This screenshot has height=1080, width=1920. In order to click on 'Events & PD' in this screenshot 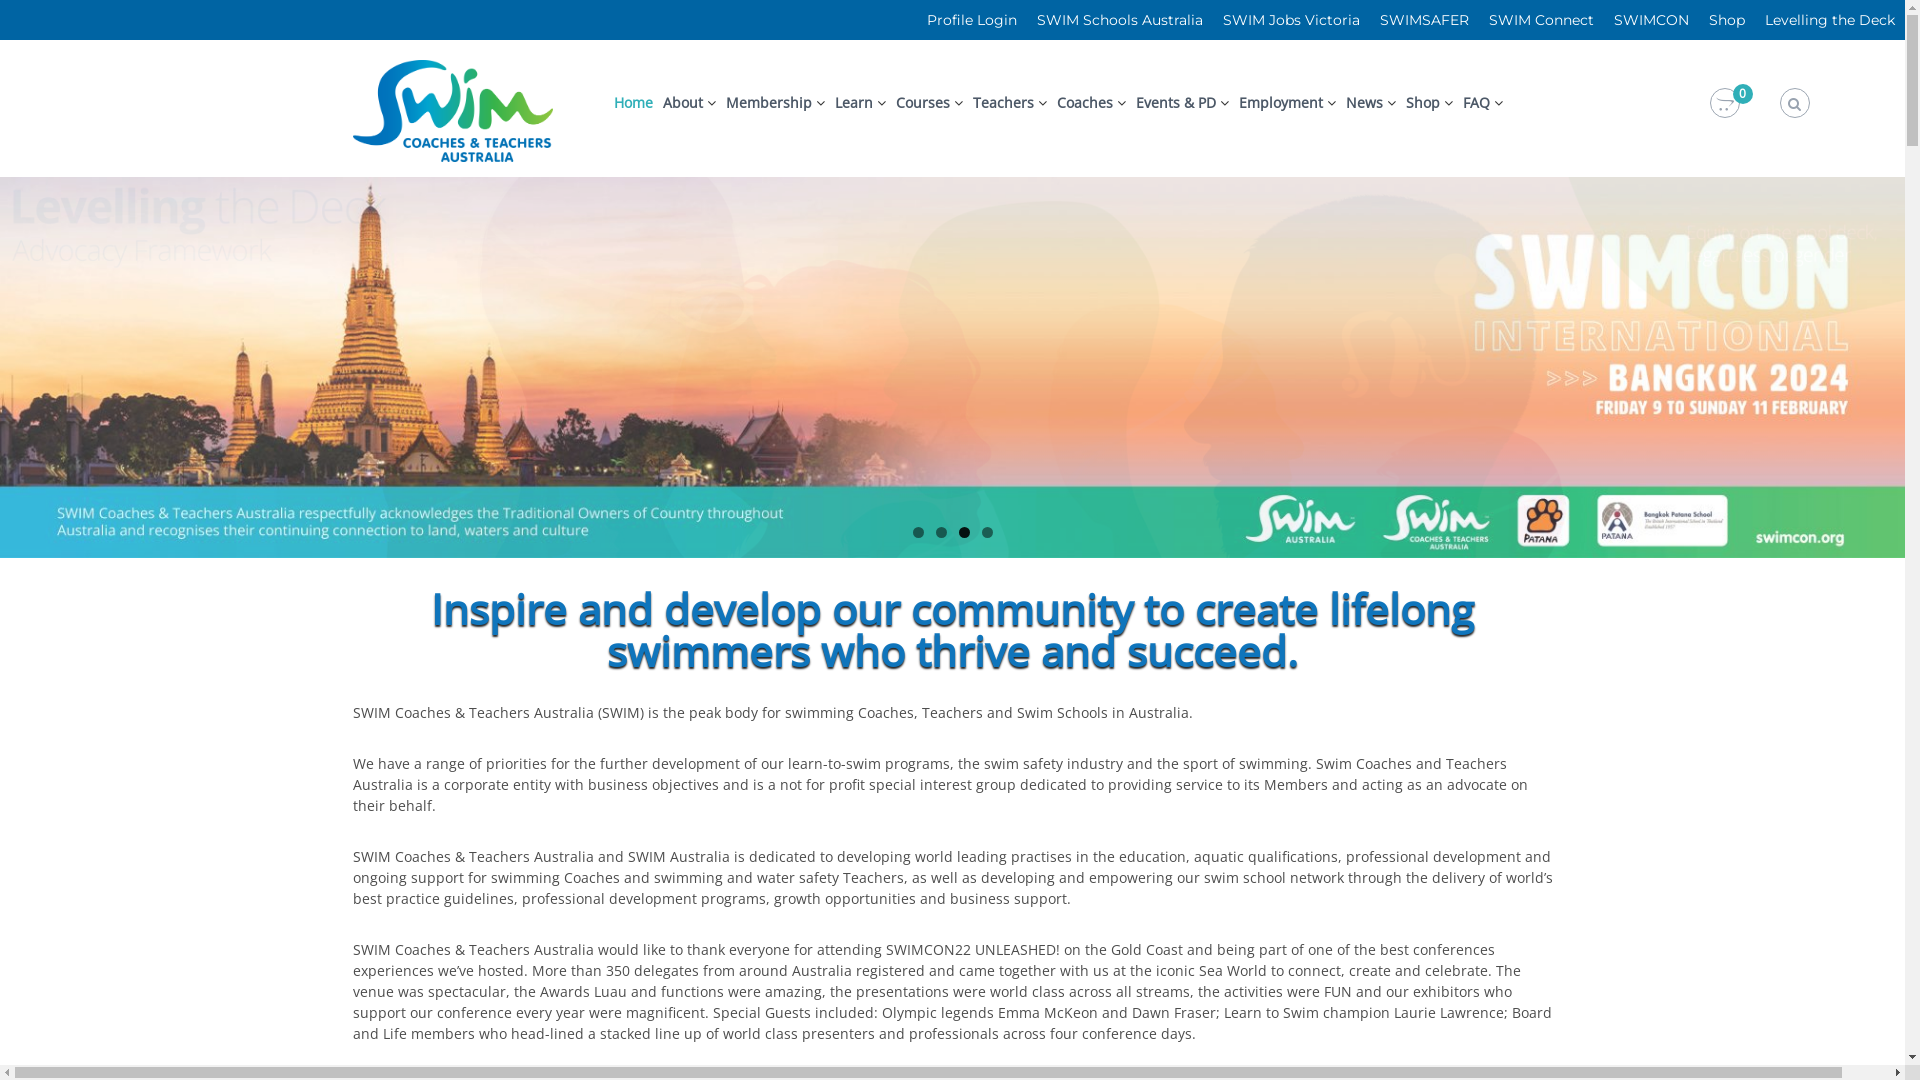, I will do `click(1136, 102)`.